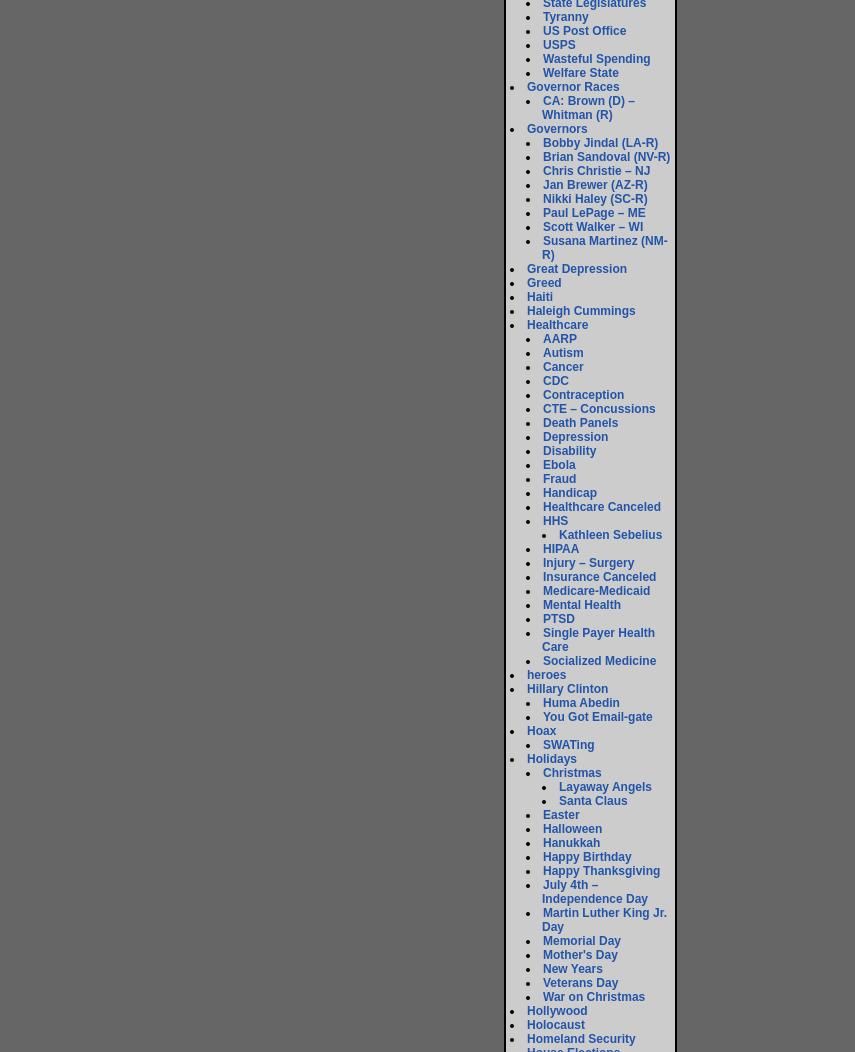  Describe the element at coordinates (579, 982) in the screenshot. I see `'Veterans Day'` at that location.